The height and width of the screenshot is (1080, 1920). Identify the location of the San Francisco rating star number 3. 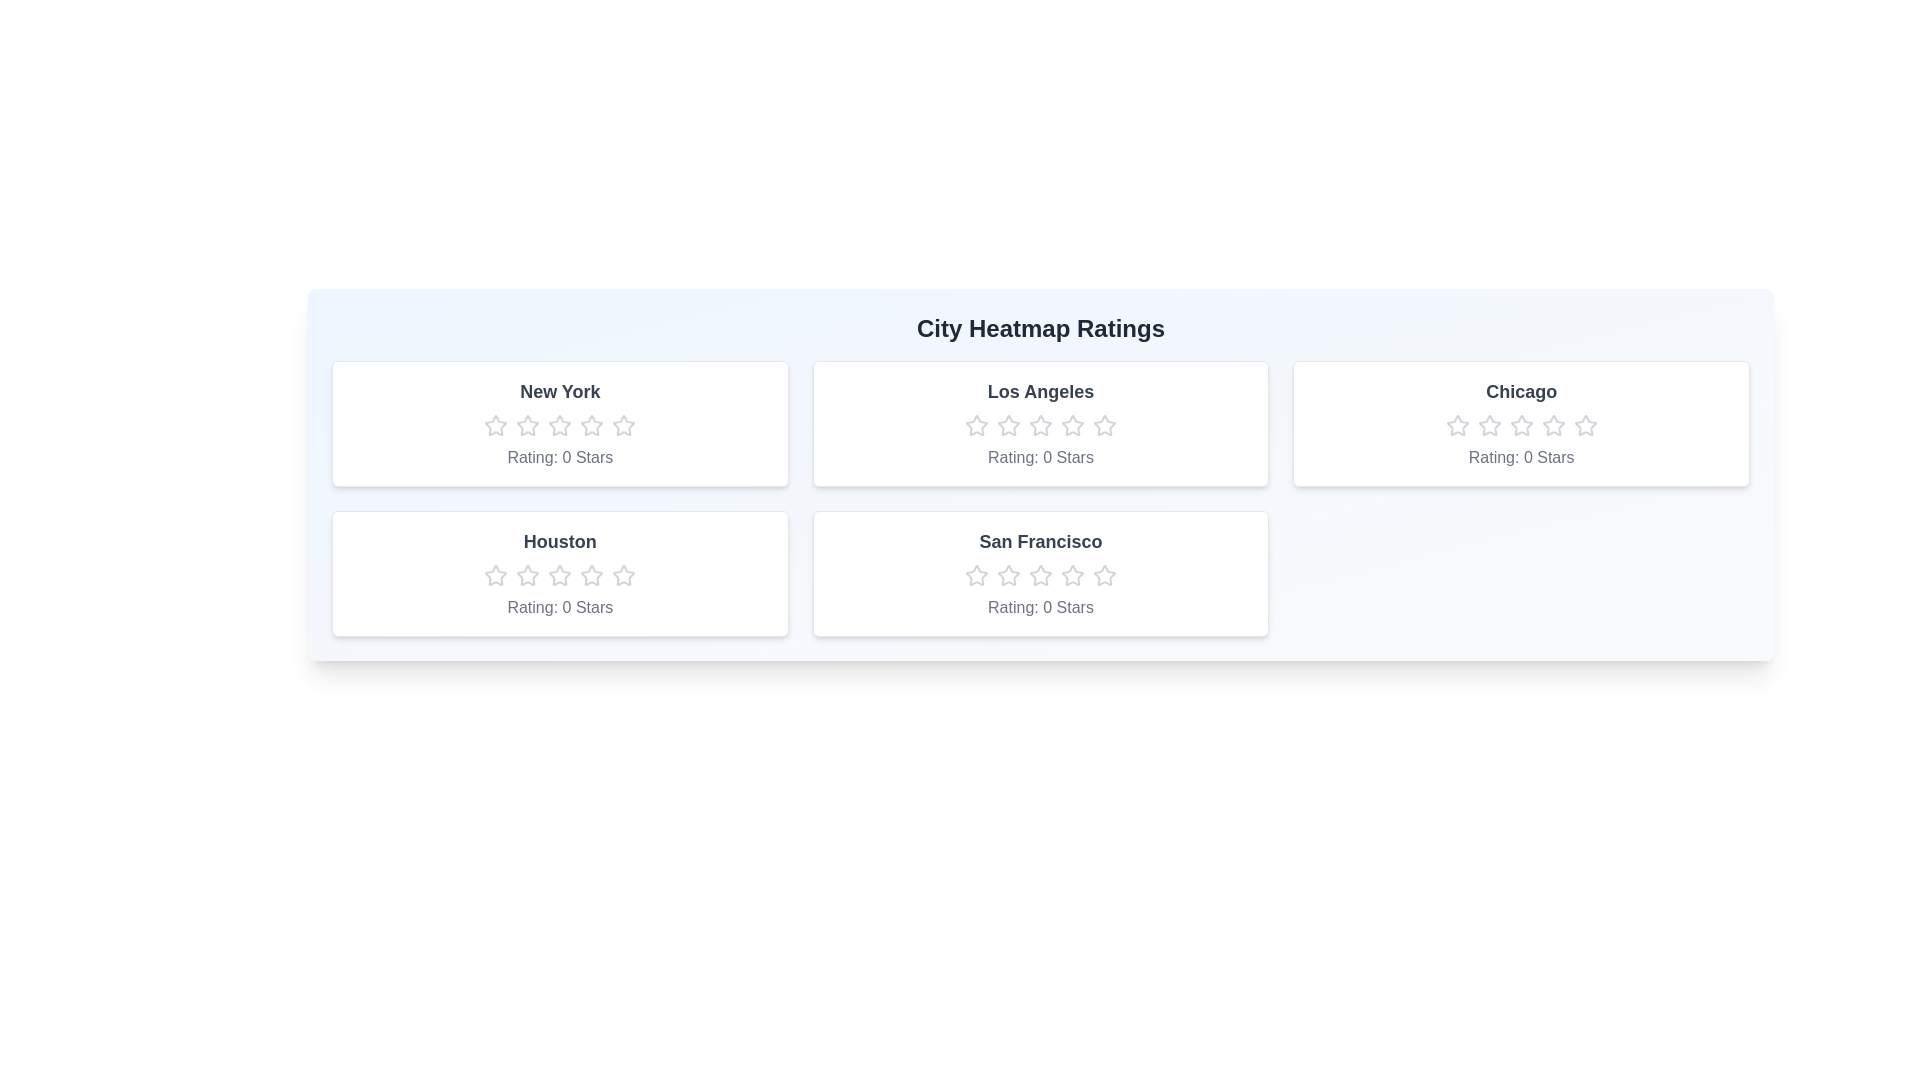
(1040, 575).